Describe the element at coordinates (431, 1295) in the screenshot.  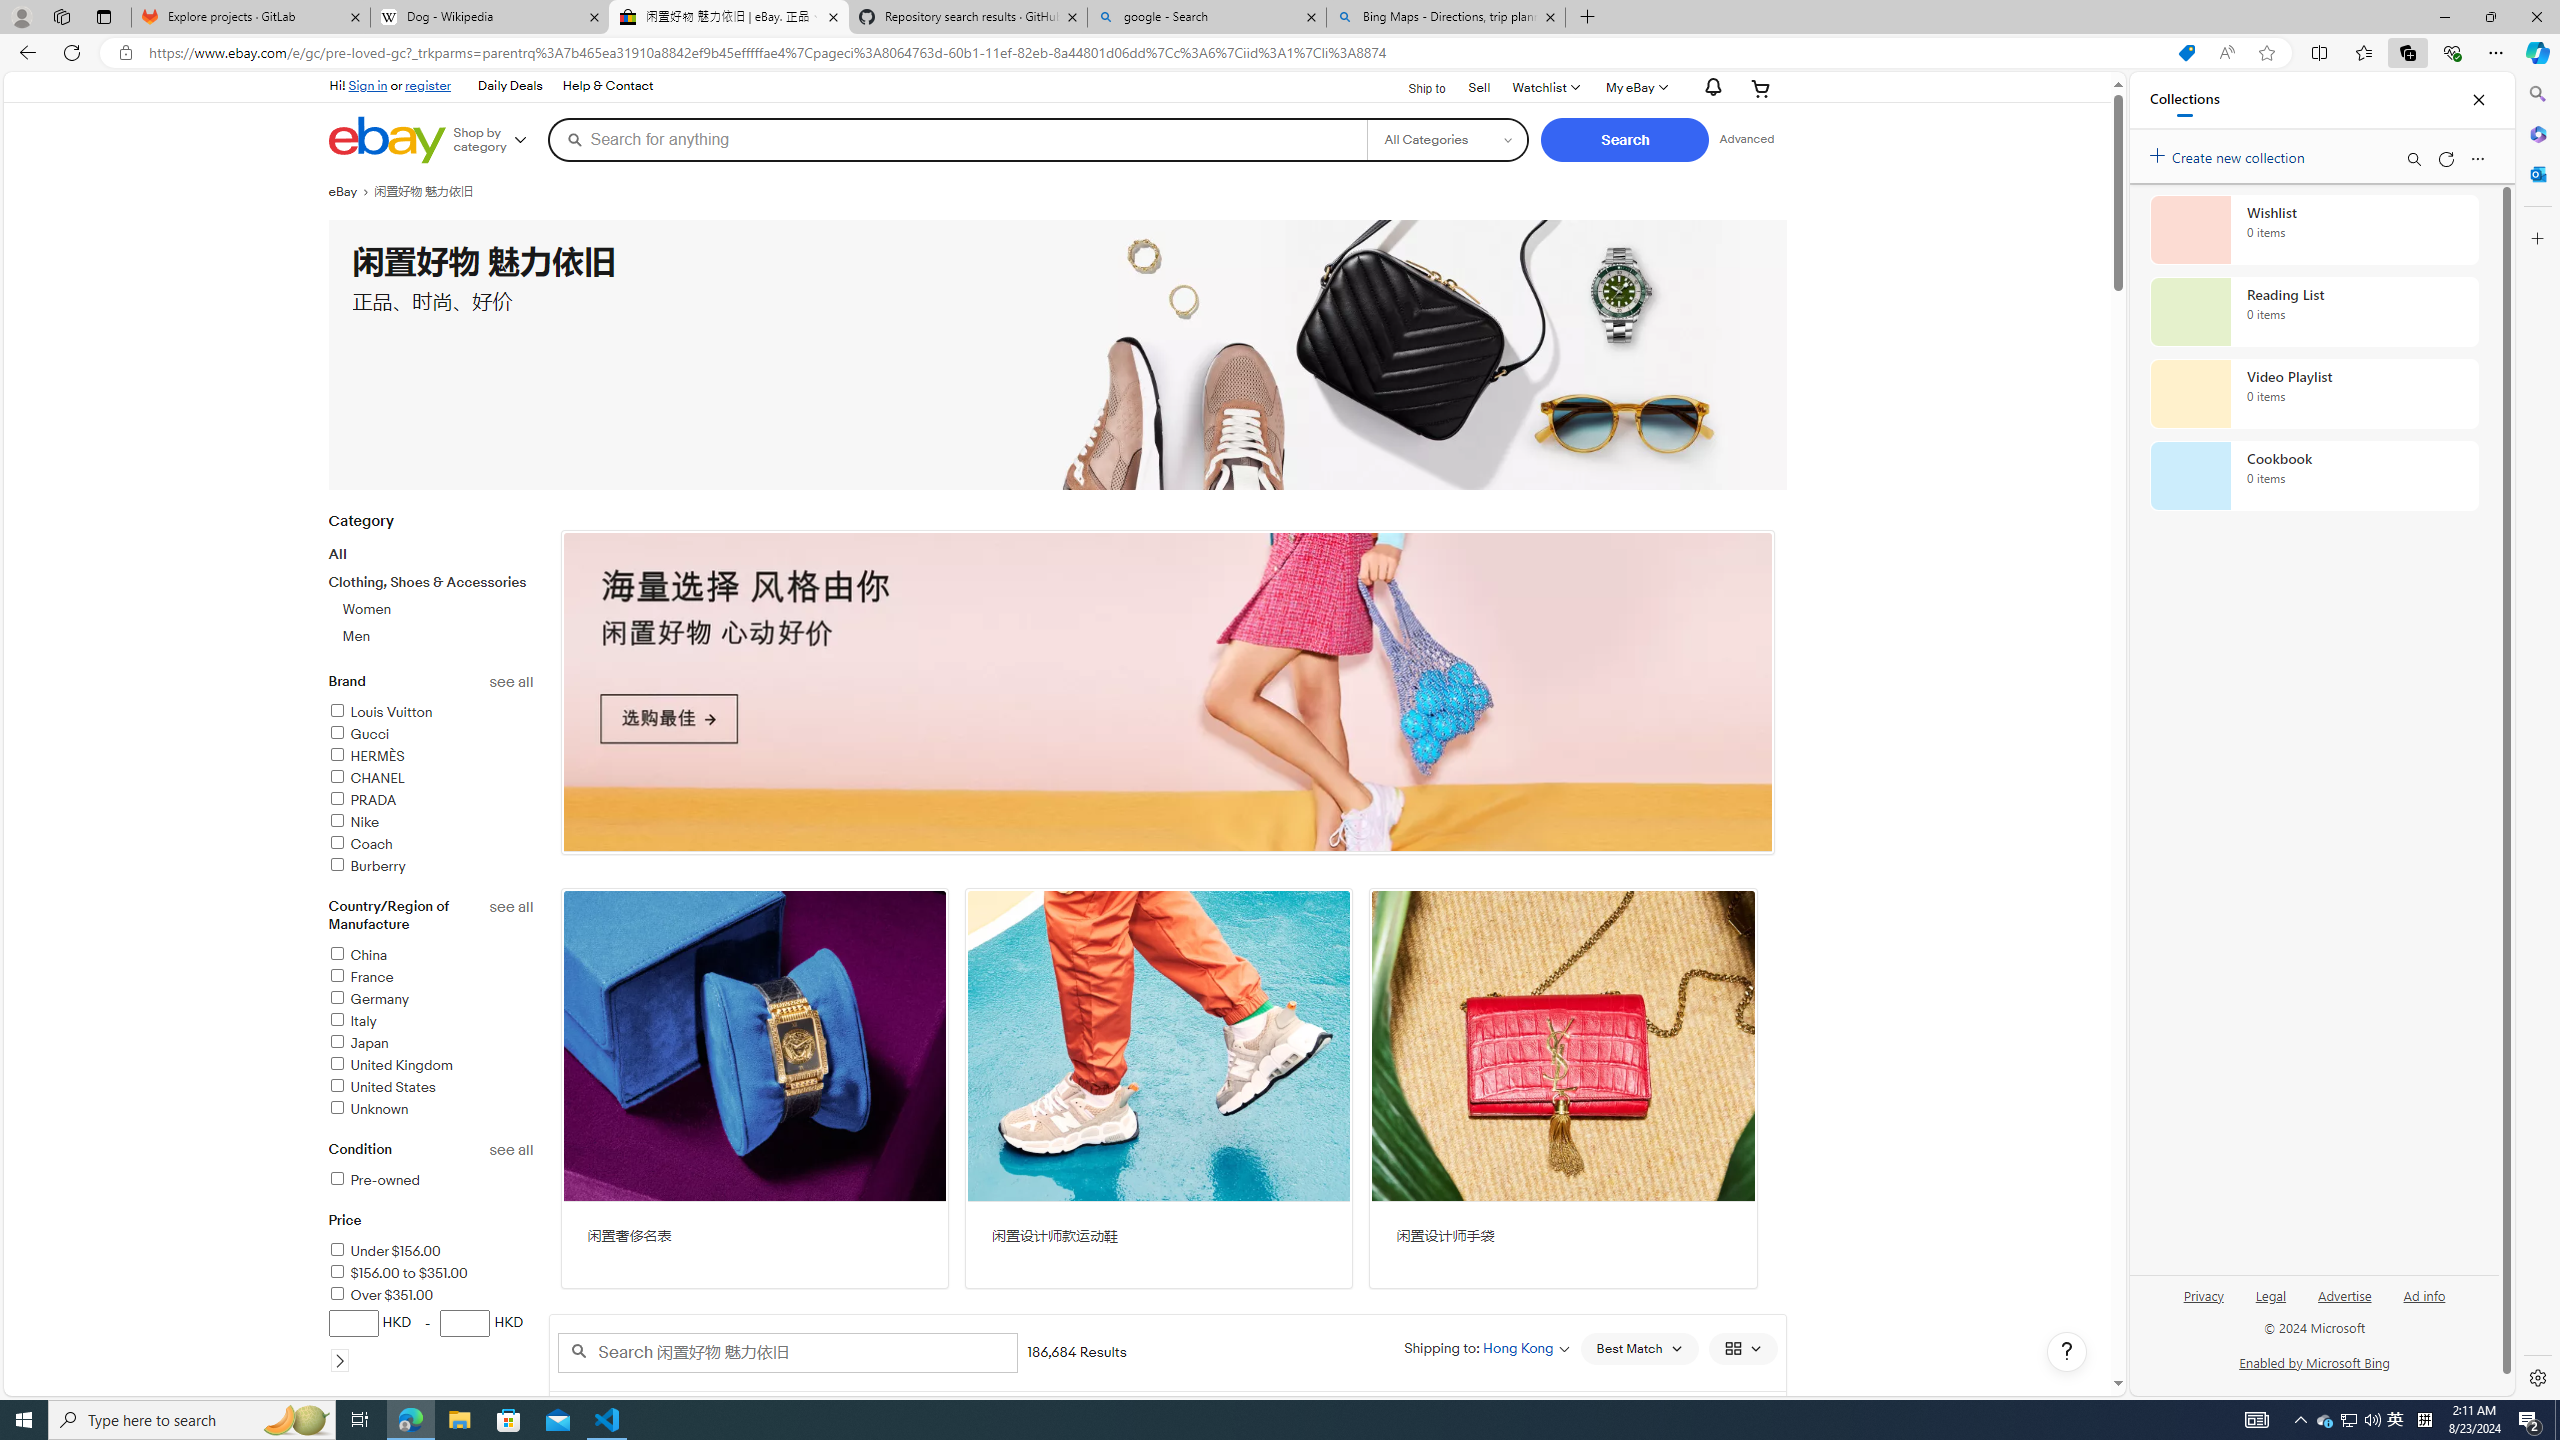
I see `'Over $351.00'` at that location.